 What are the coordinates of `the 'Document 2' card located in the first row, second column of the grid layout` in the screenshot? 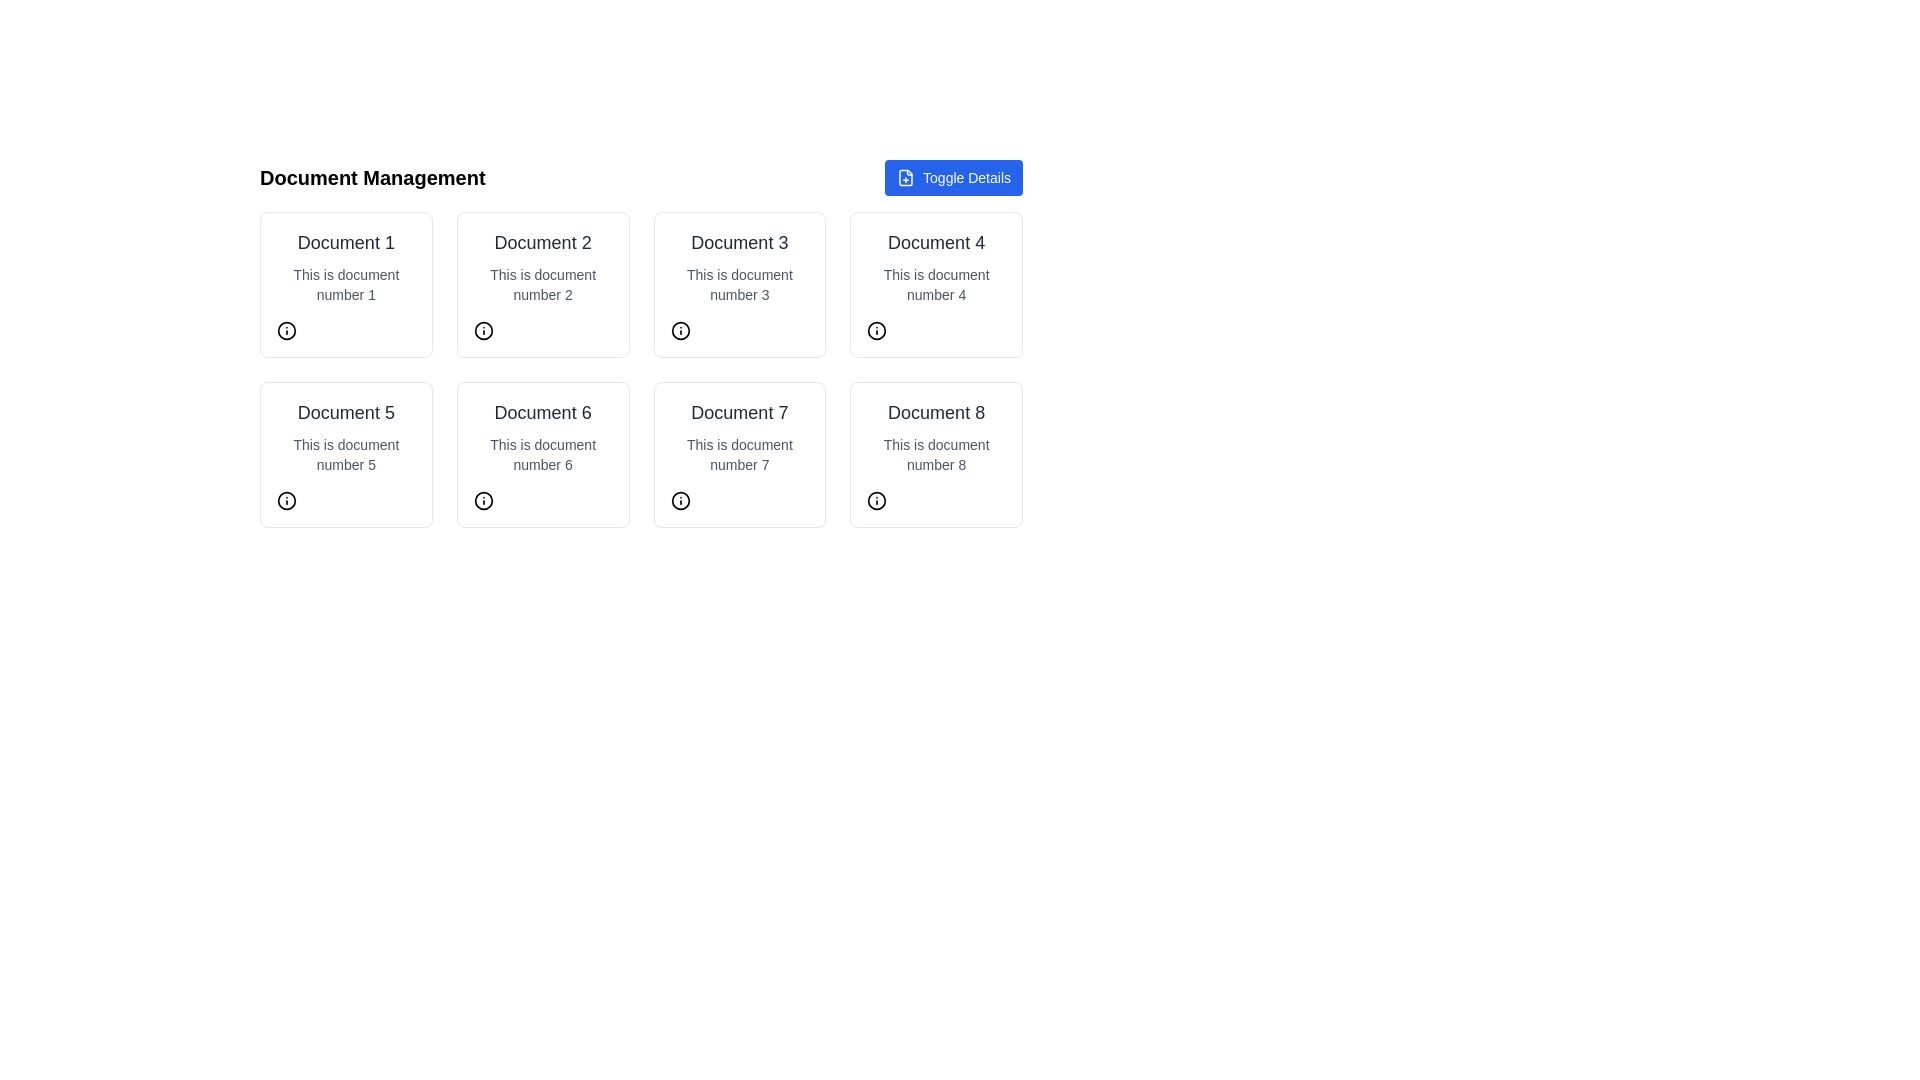 It's located at (543, 285).